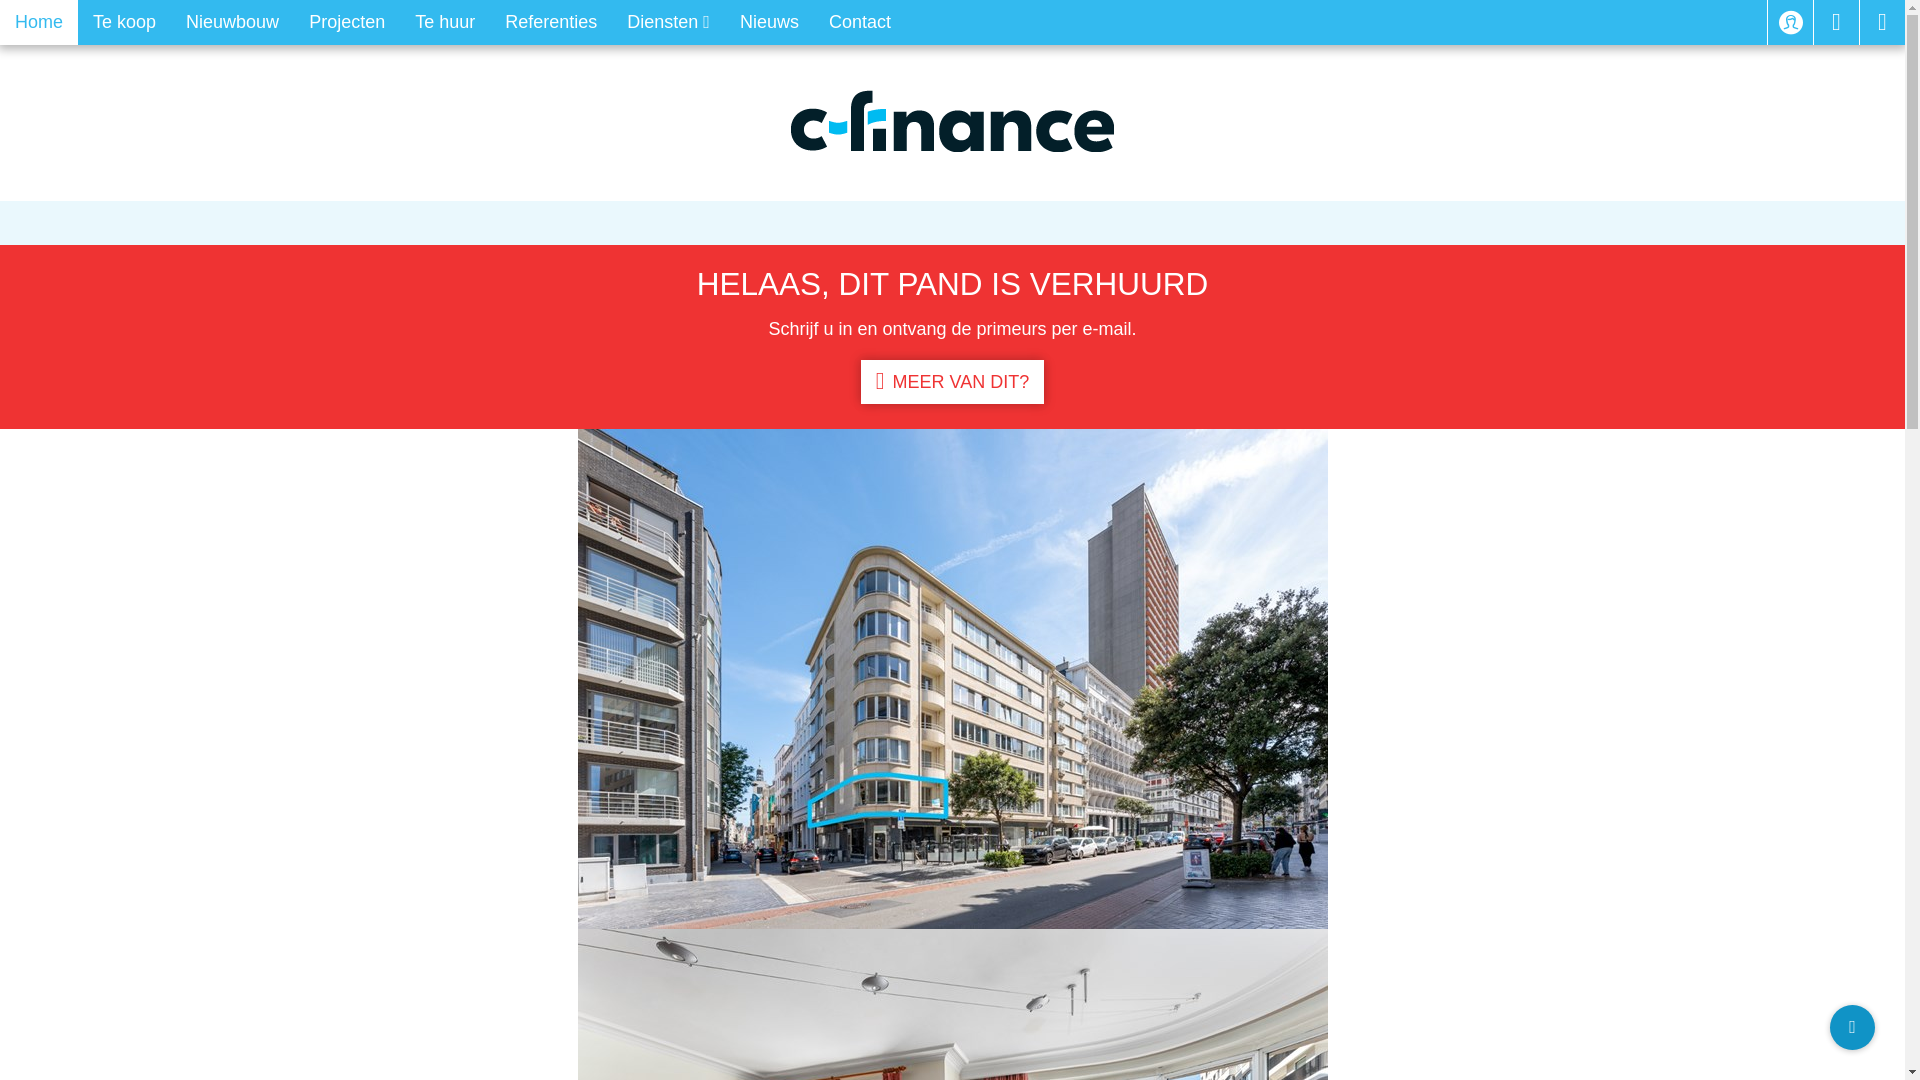  I want to click on 'Nieuwbouw', so click(232, 22).